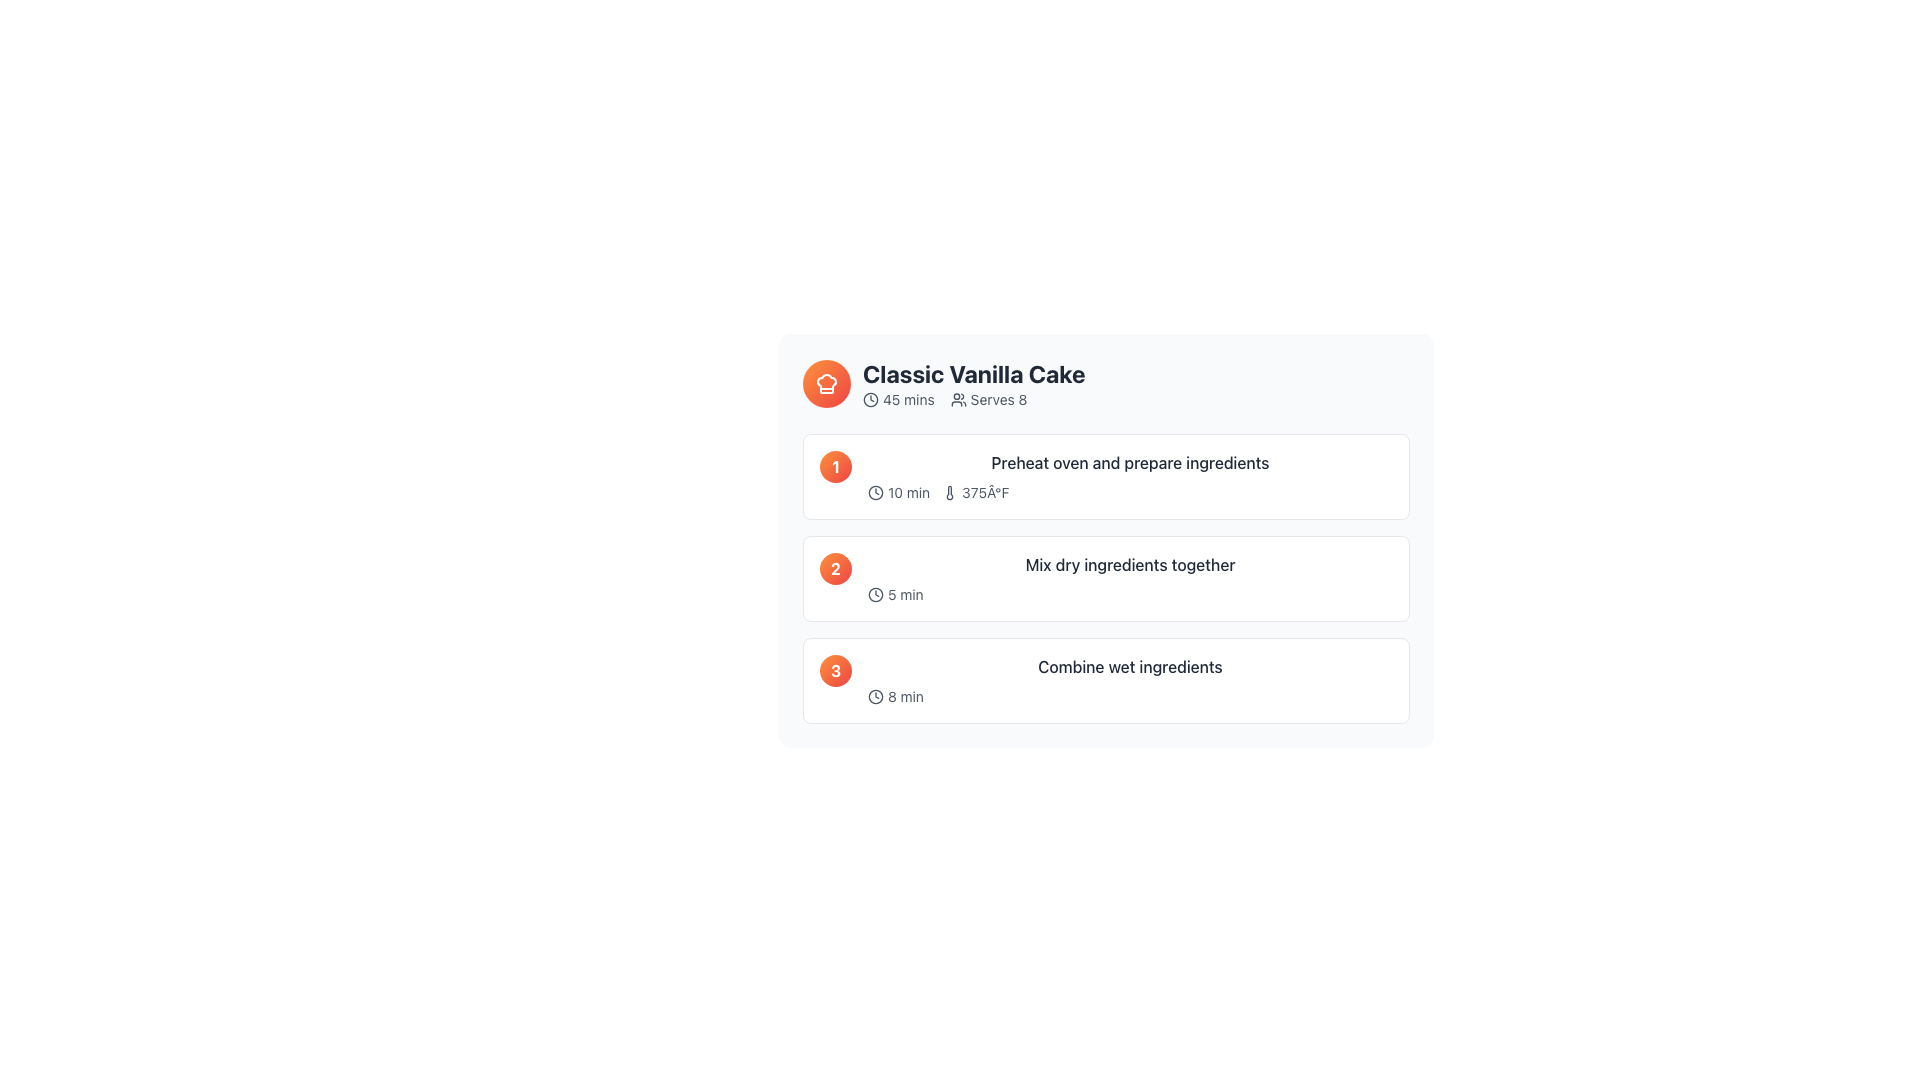 The height and width of the screenshot is (1080, 1920). I want to click on the clock icon, which is a minimalistic clock representation located to the left of the text '5 min' in the second step row, so click(875, 593).